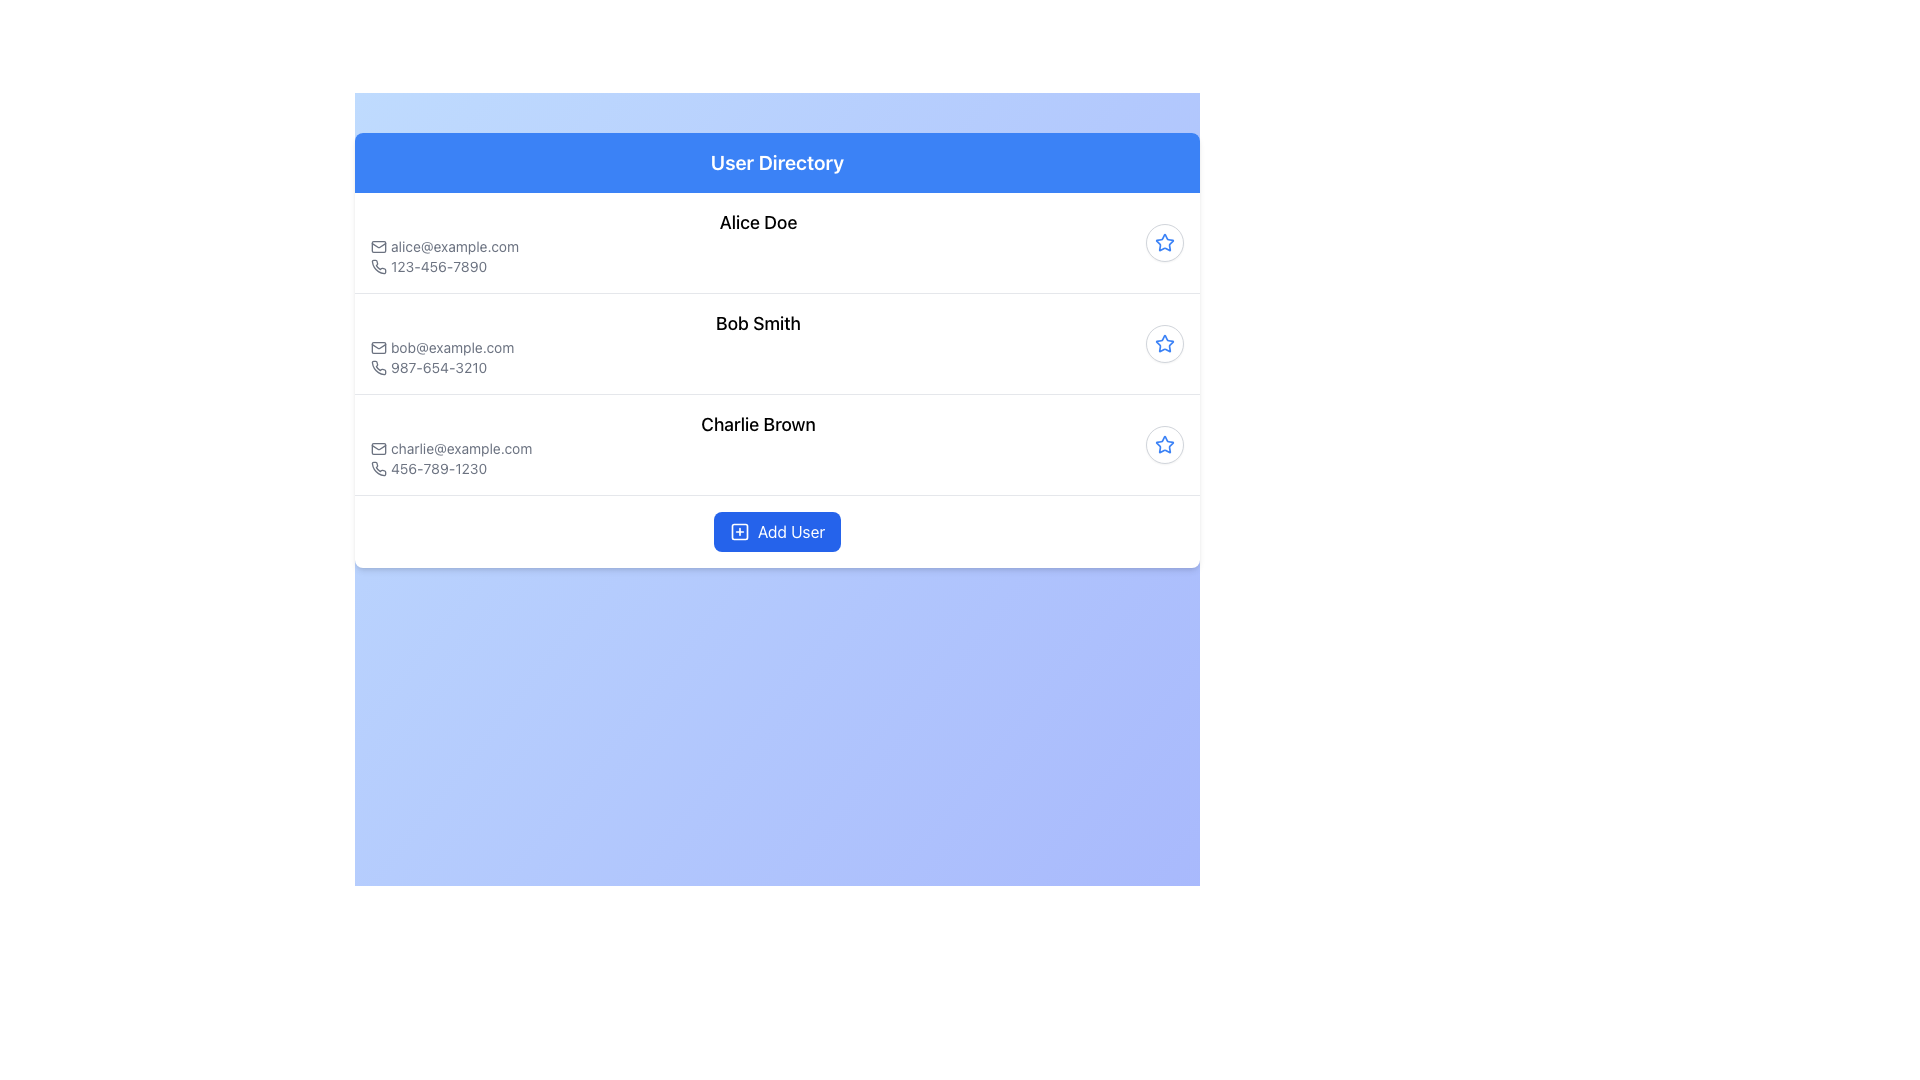  Describe the element at coordinates (1165, 342) in the screenshot. I see `the circular button with a white background and a blue star icon located at the right end of the row containing 'Bob Smith' next to '987-654-3210'` at that location.